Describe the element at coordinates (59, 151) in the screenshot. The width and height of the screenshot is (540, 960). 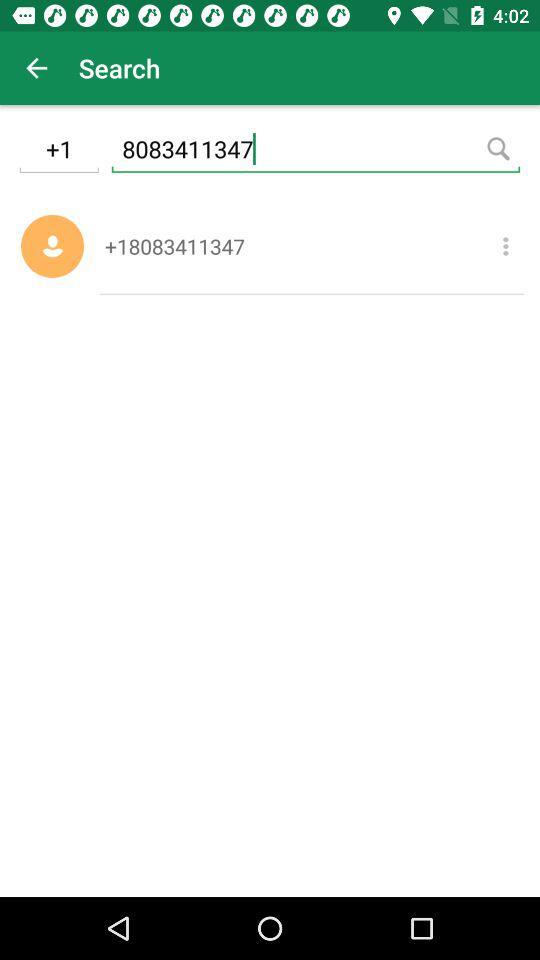
I see `the item to the left of 8083411347` at that location.